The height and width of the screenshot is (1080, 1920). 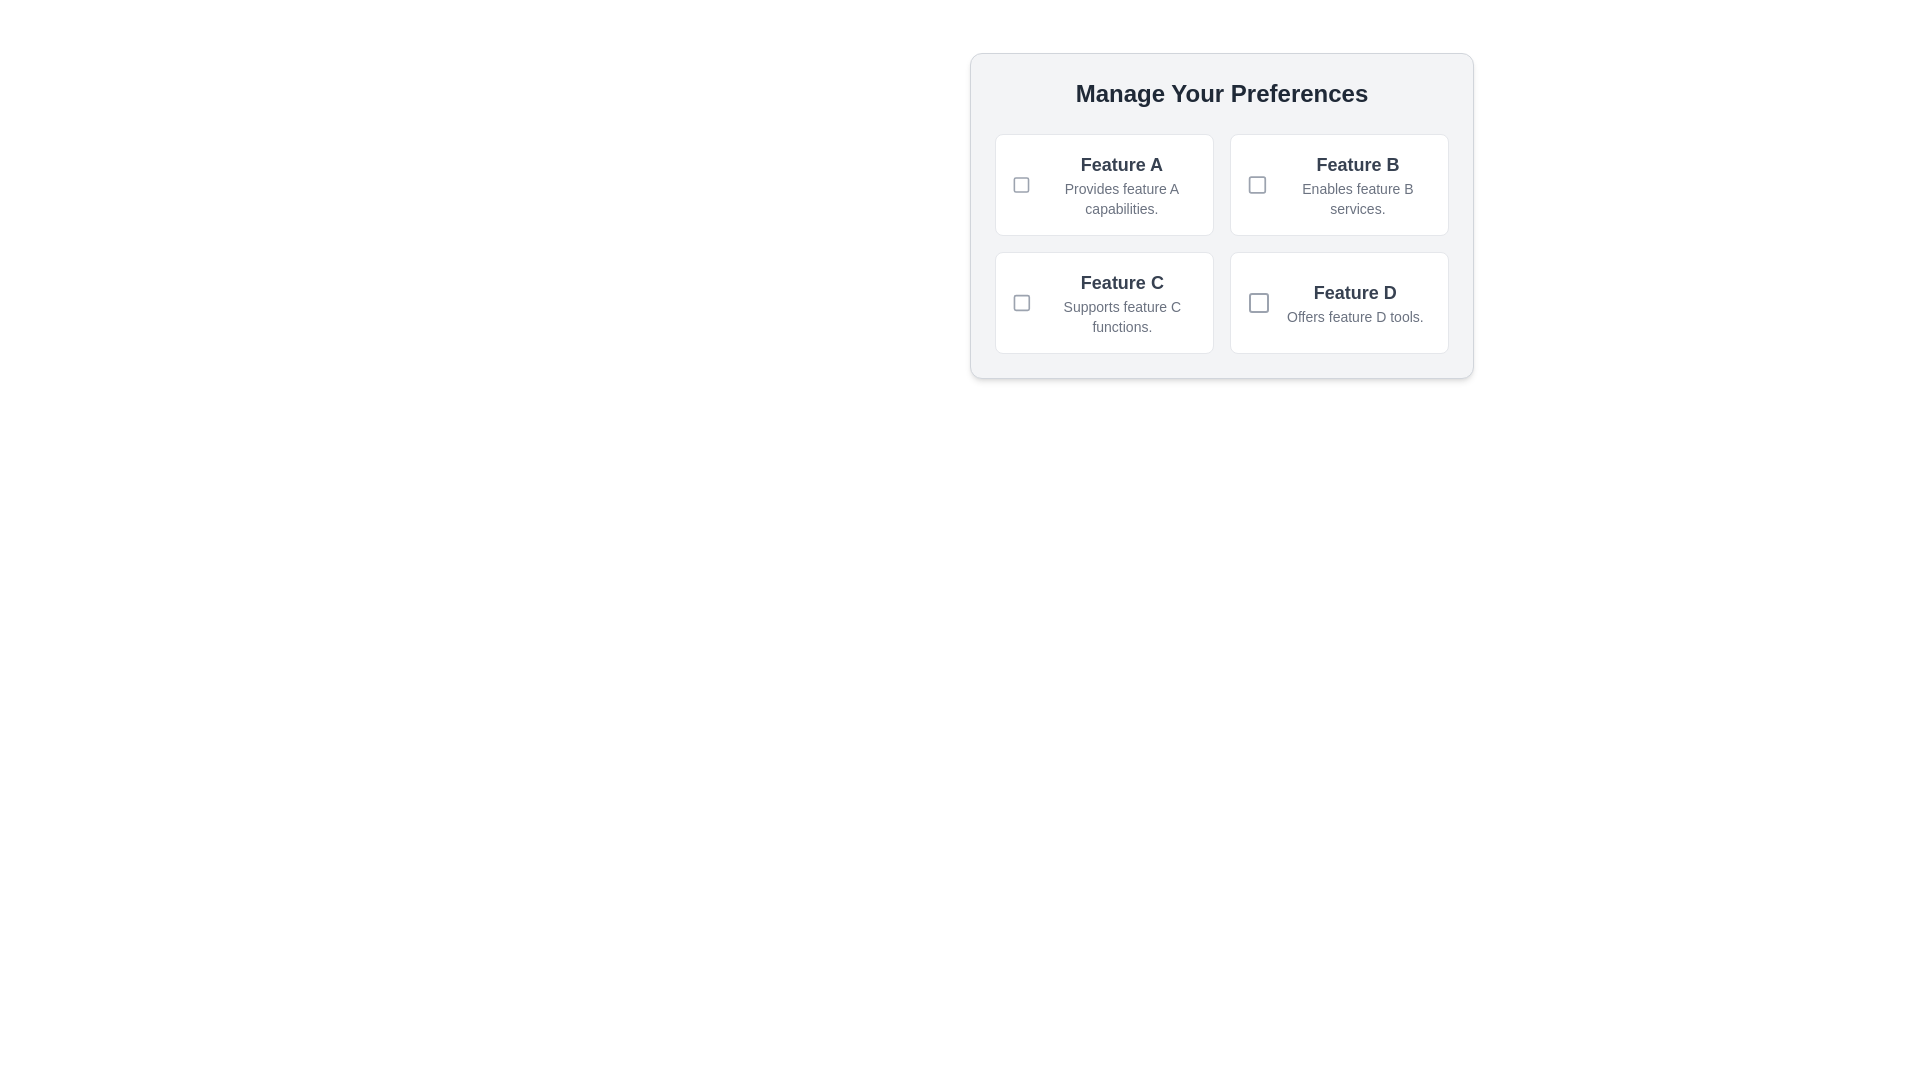 What do you see at coordinates (1103, 303) in the screenshot?
I see `the selectable card identified as 'Feature C' which includes a checkbox, located in the second row and first column of the grid layout` at bounding box center [1103, 303].